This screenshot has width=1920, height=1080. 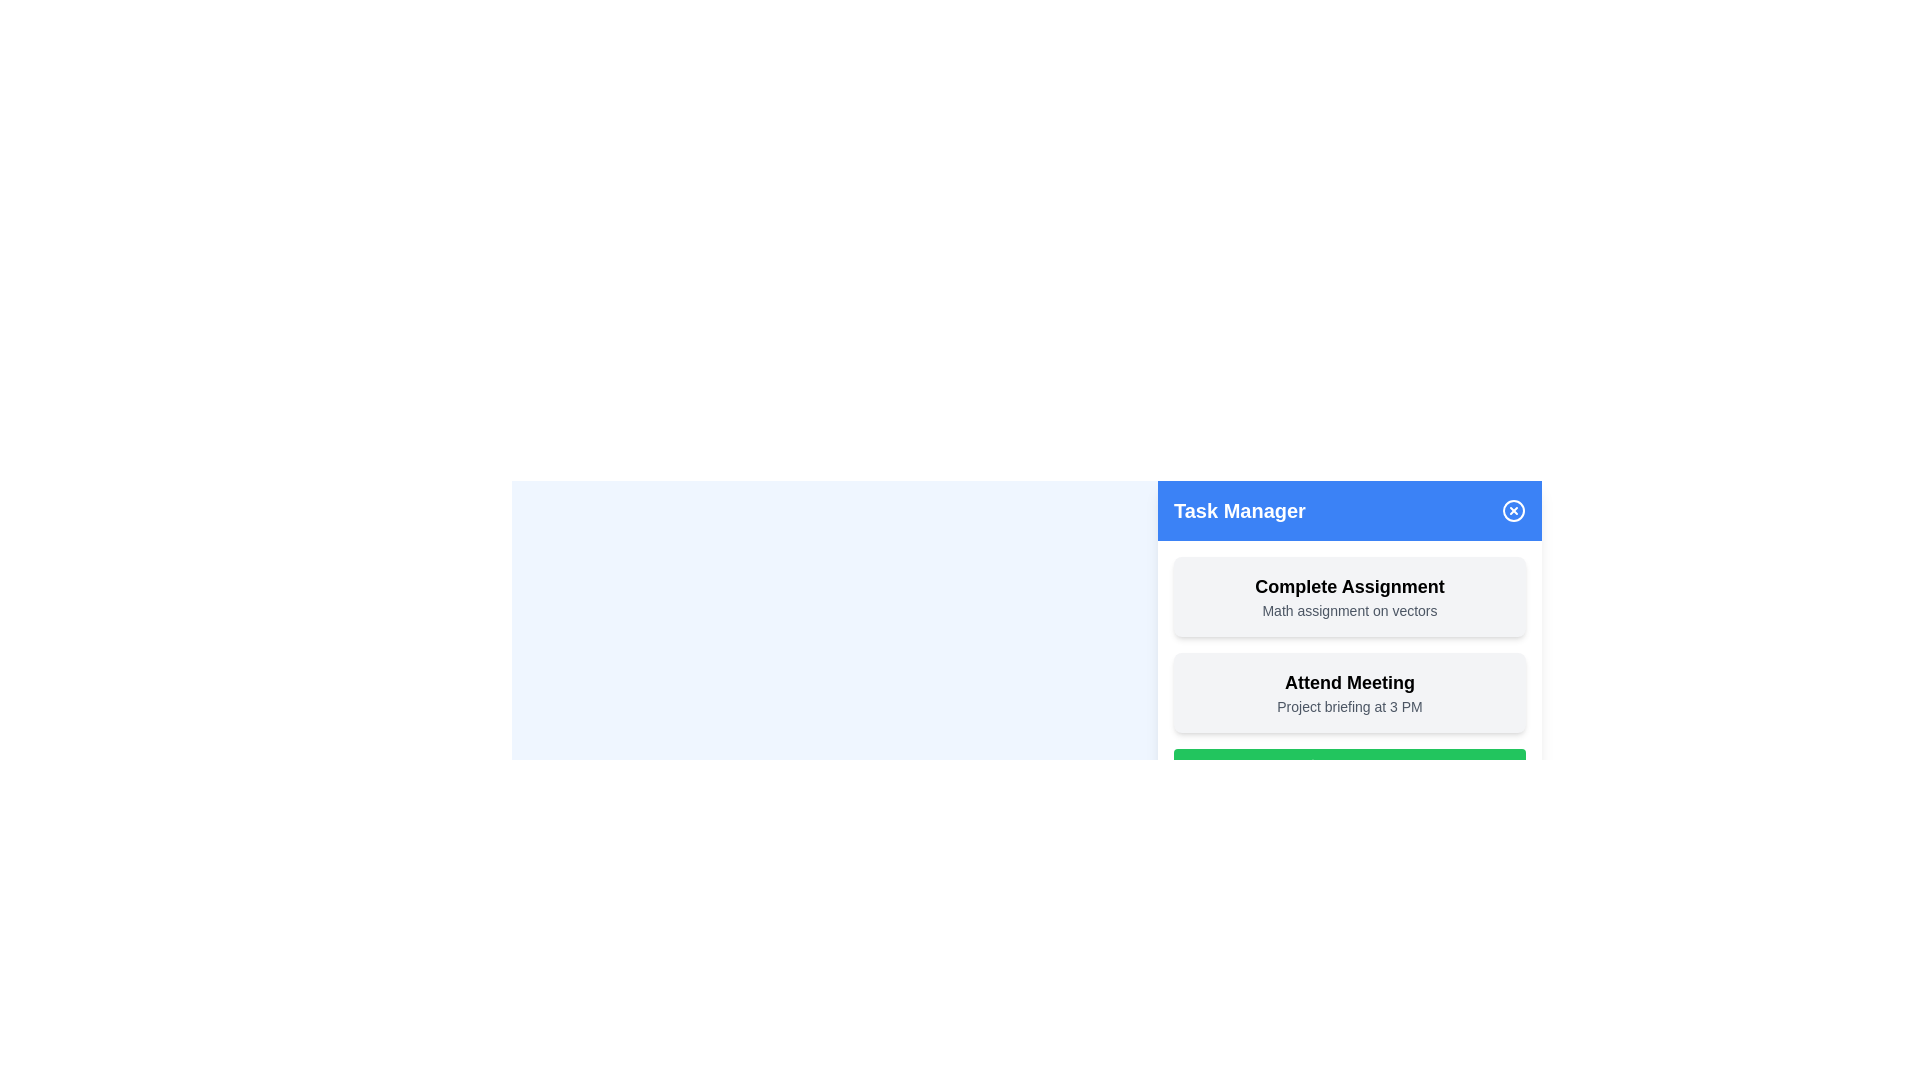 What do you see at coordinates (1513, 509) in the screenshot?
I see `the blue circular icon with a white stroke located in the top-right corner of the Task Manager header` at bounding box center [1513, 509].